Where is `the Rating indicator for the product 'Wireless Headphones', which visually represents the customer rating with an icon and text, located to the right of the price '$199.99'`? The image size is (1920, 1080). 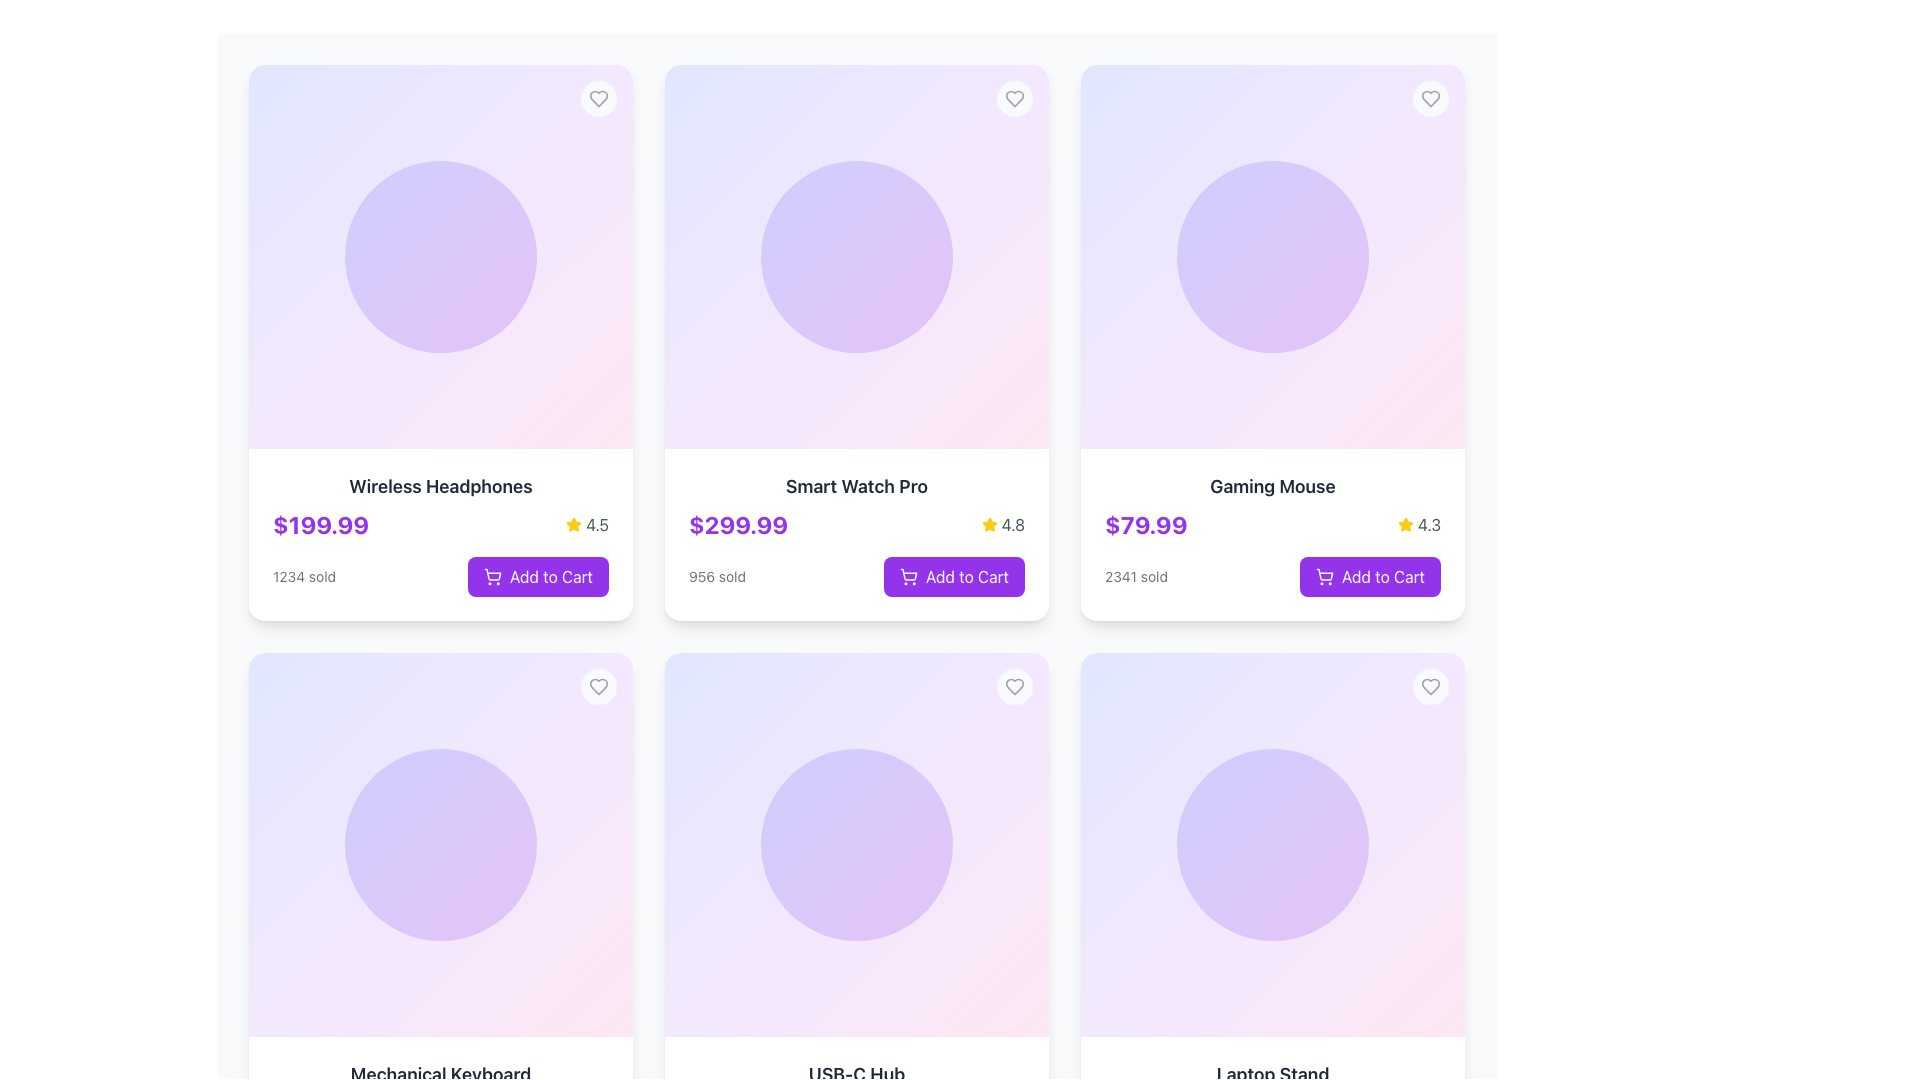 the Rating indicator for the product 'Wireless Headphones', which visually represents the customer rating with an icon and text, located to the right of the price '$199.99' is located at coordinates (586, 523).